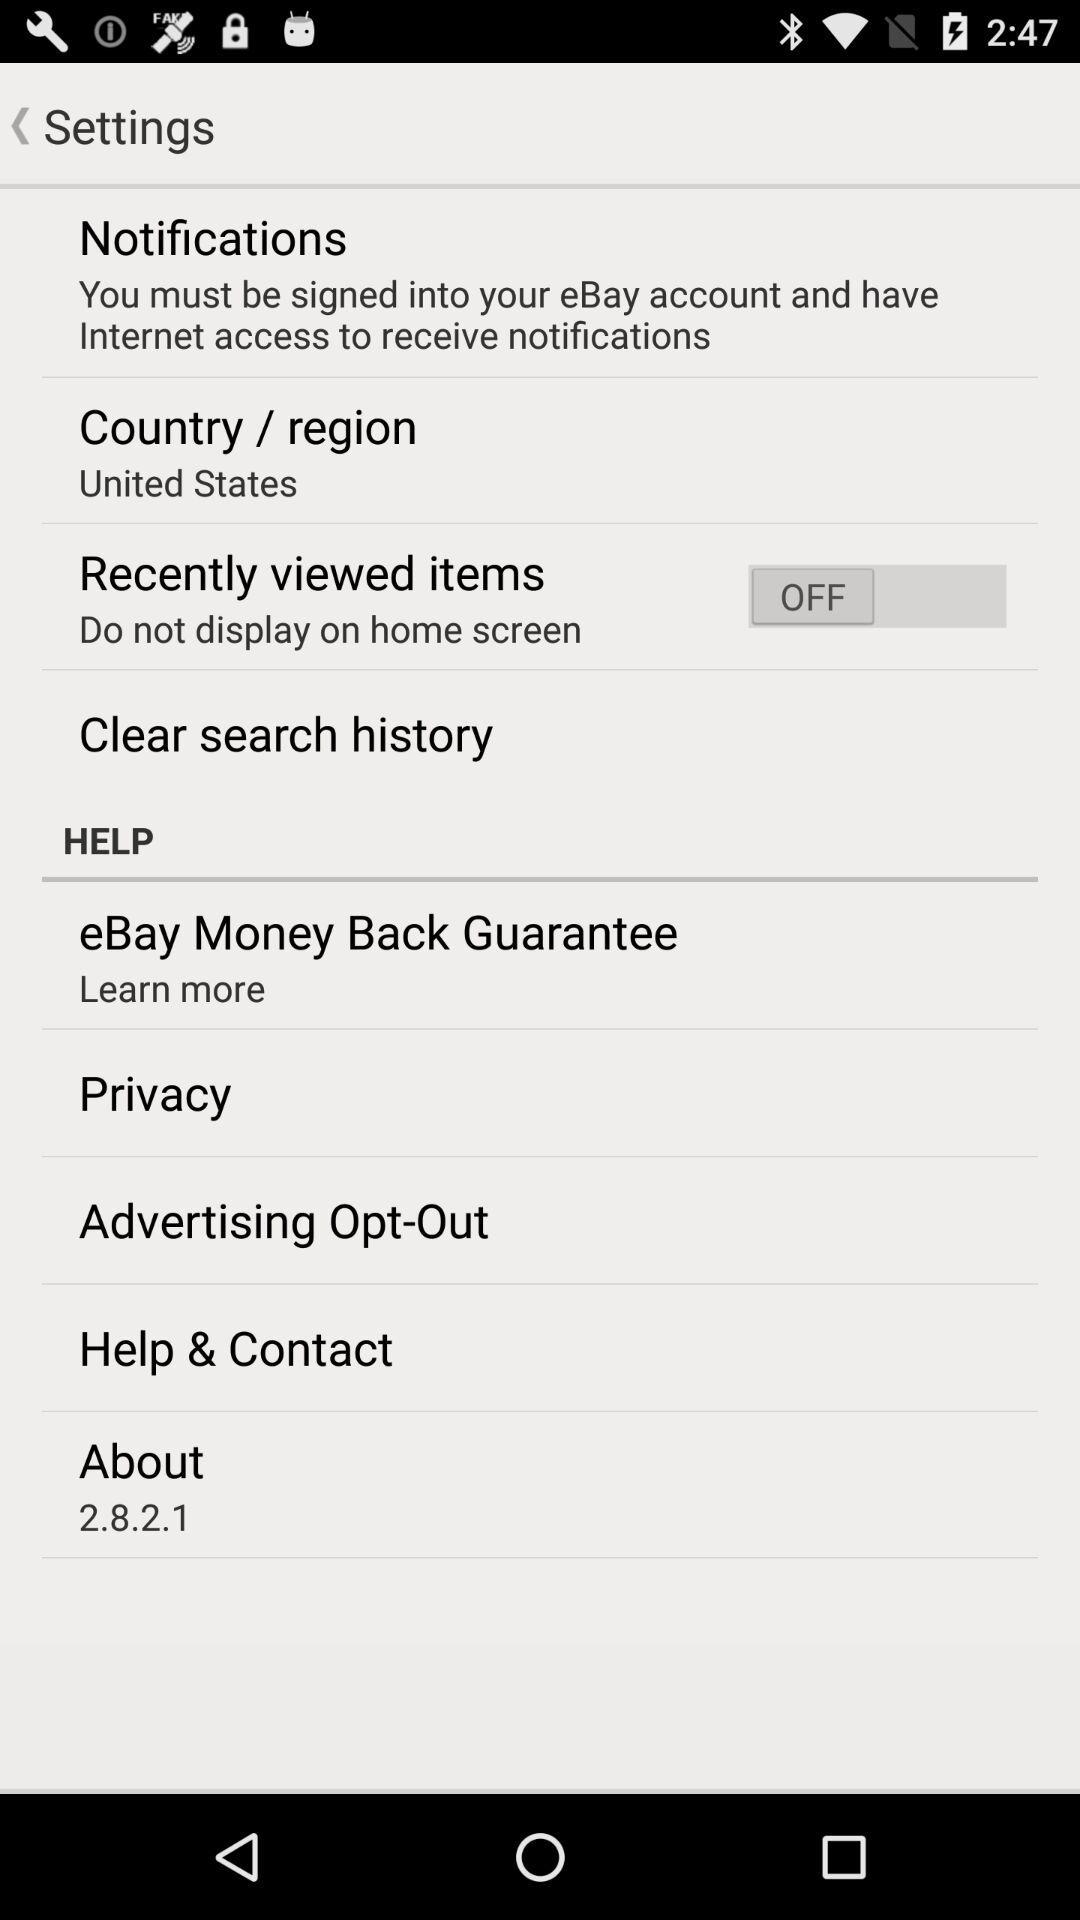 This screenshot has height=1920, width=1080. I want to click on the united states app, so click(188, 482).